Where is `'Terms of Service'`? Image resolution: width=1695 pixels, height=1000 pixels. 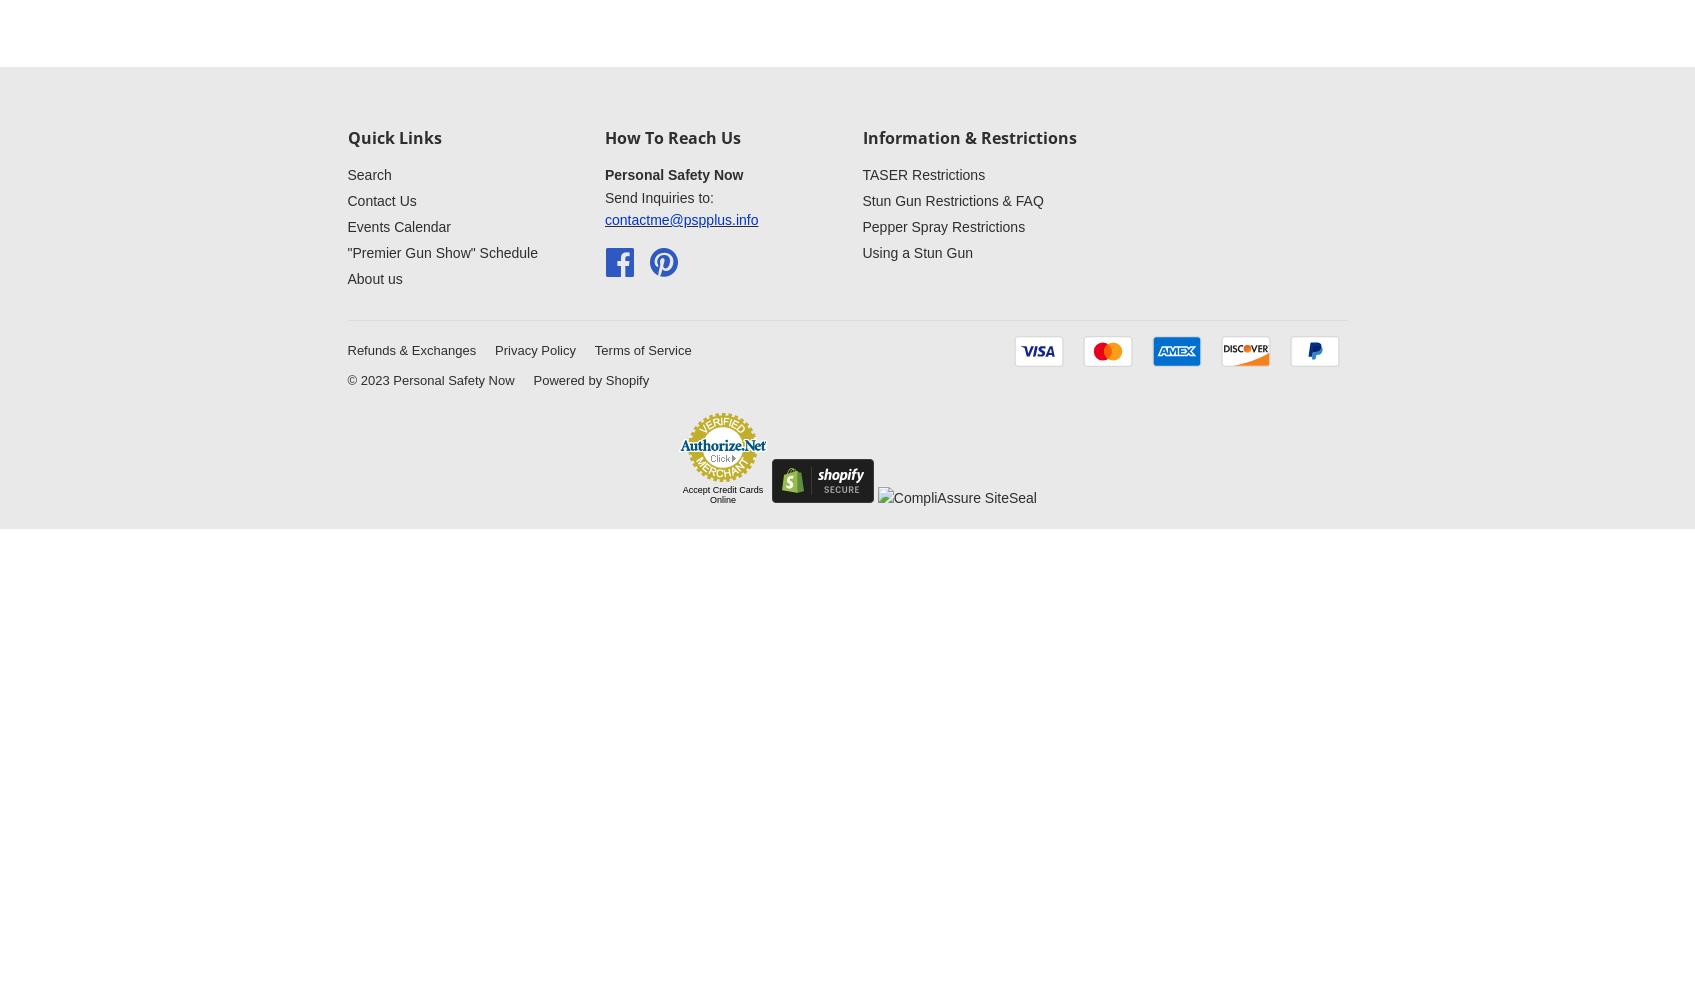
'Terms of Service' is located at coordinates (641, 348).